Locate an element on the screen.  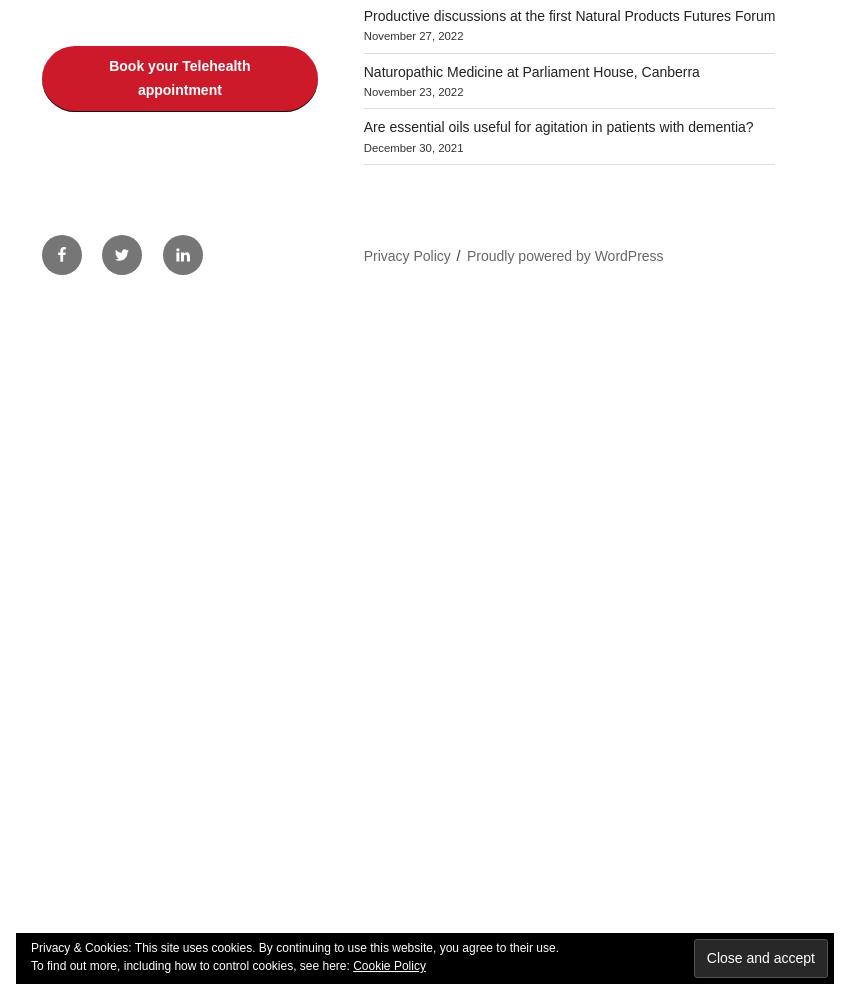
'Cookie Policy' is located at coordinates (388, 965).